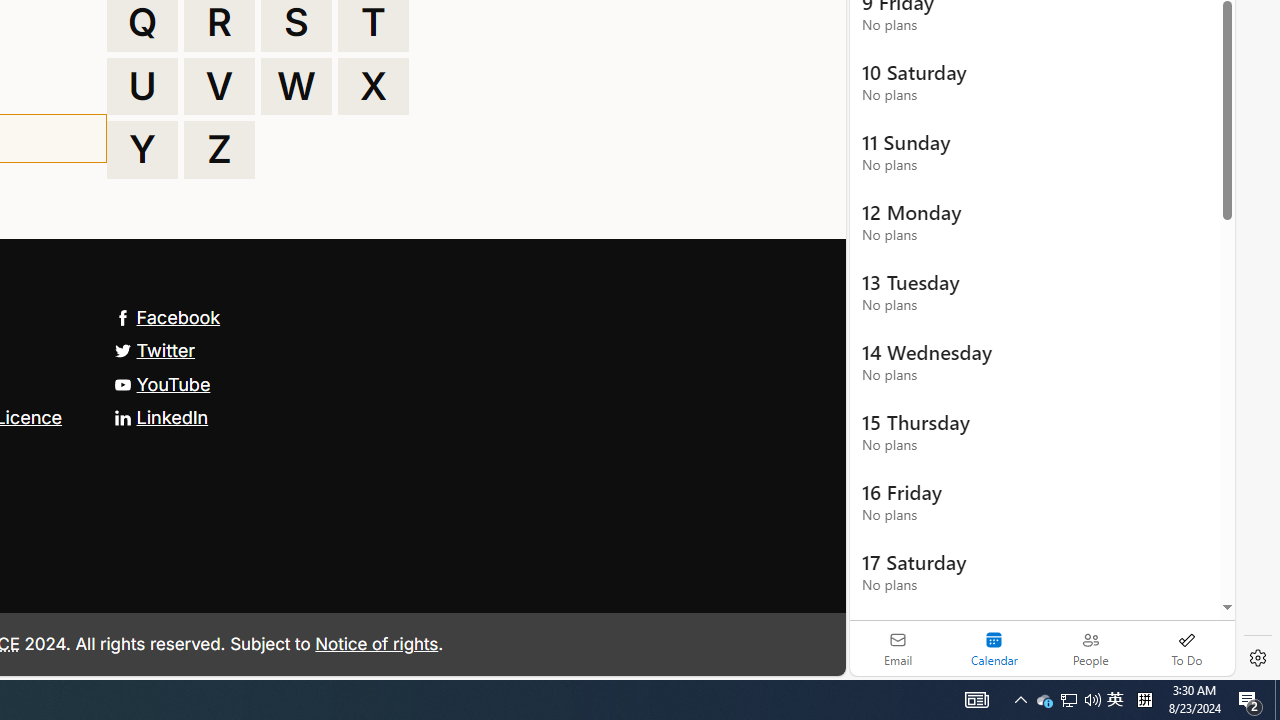 The width and height of the screenshot is (1280, 720). What do you see at coordinates (219, 149) in the screenshot?
I see `'Z'` at bounding box center [219, 149].